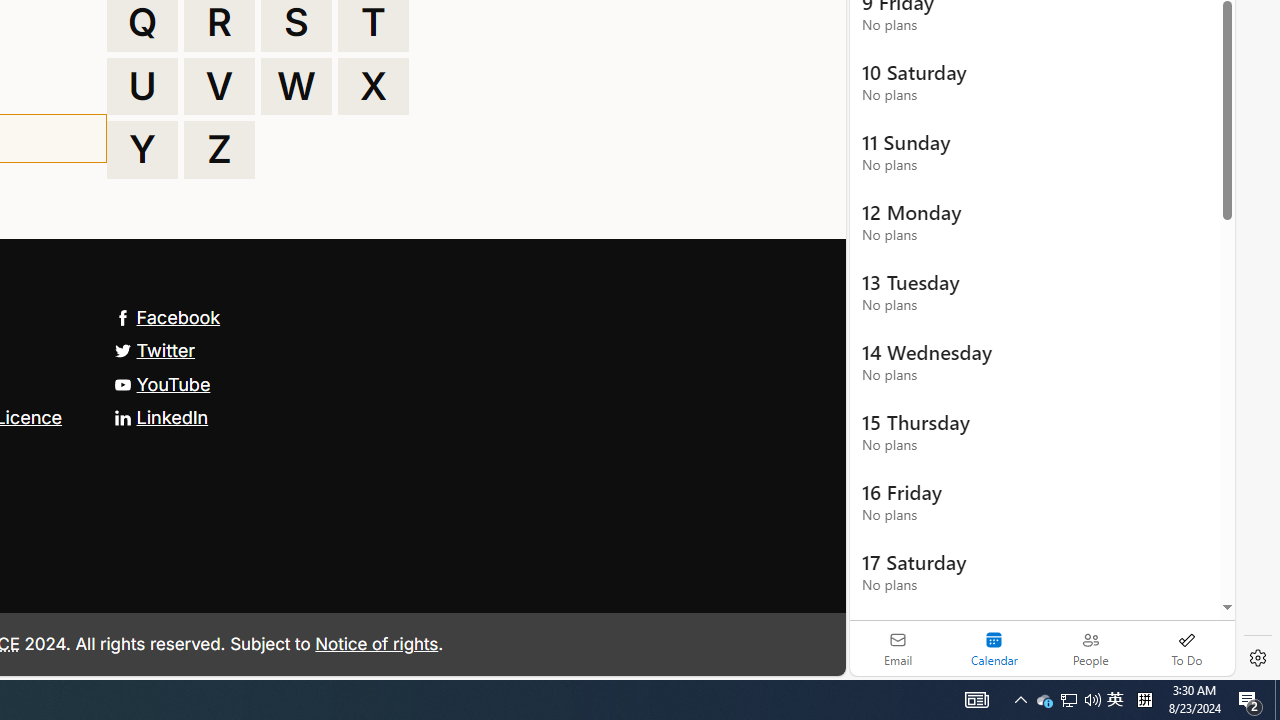 The width and height of the screenshot is (1280, 720). What do you see at coordinates (219, 149) in the screenshot?
I see `'Z'` at bounding box center [219, 149].